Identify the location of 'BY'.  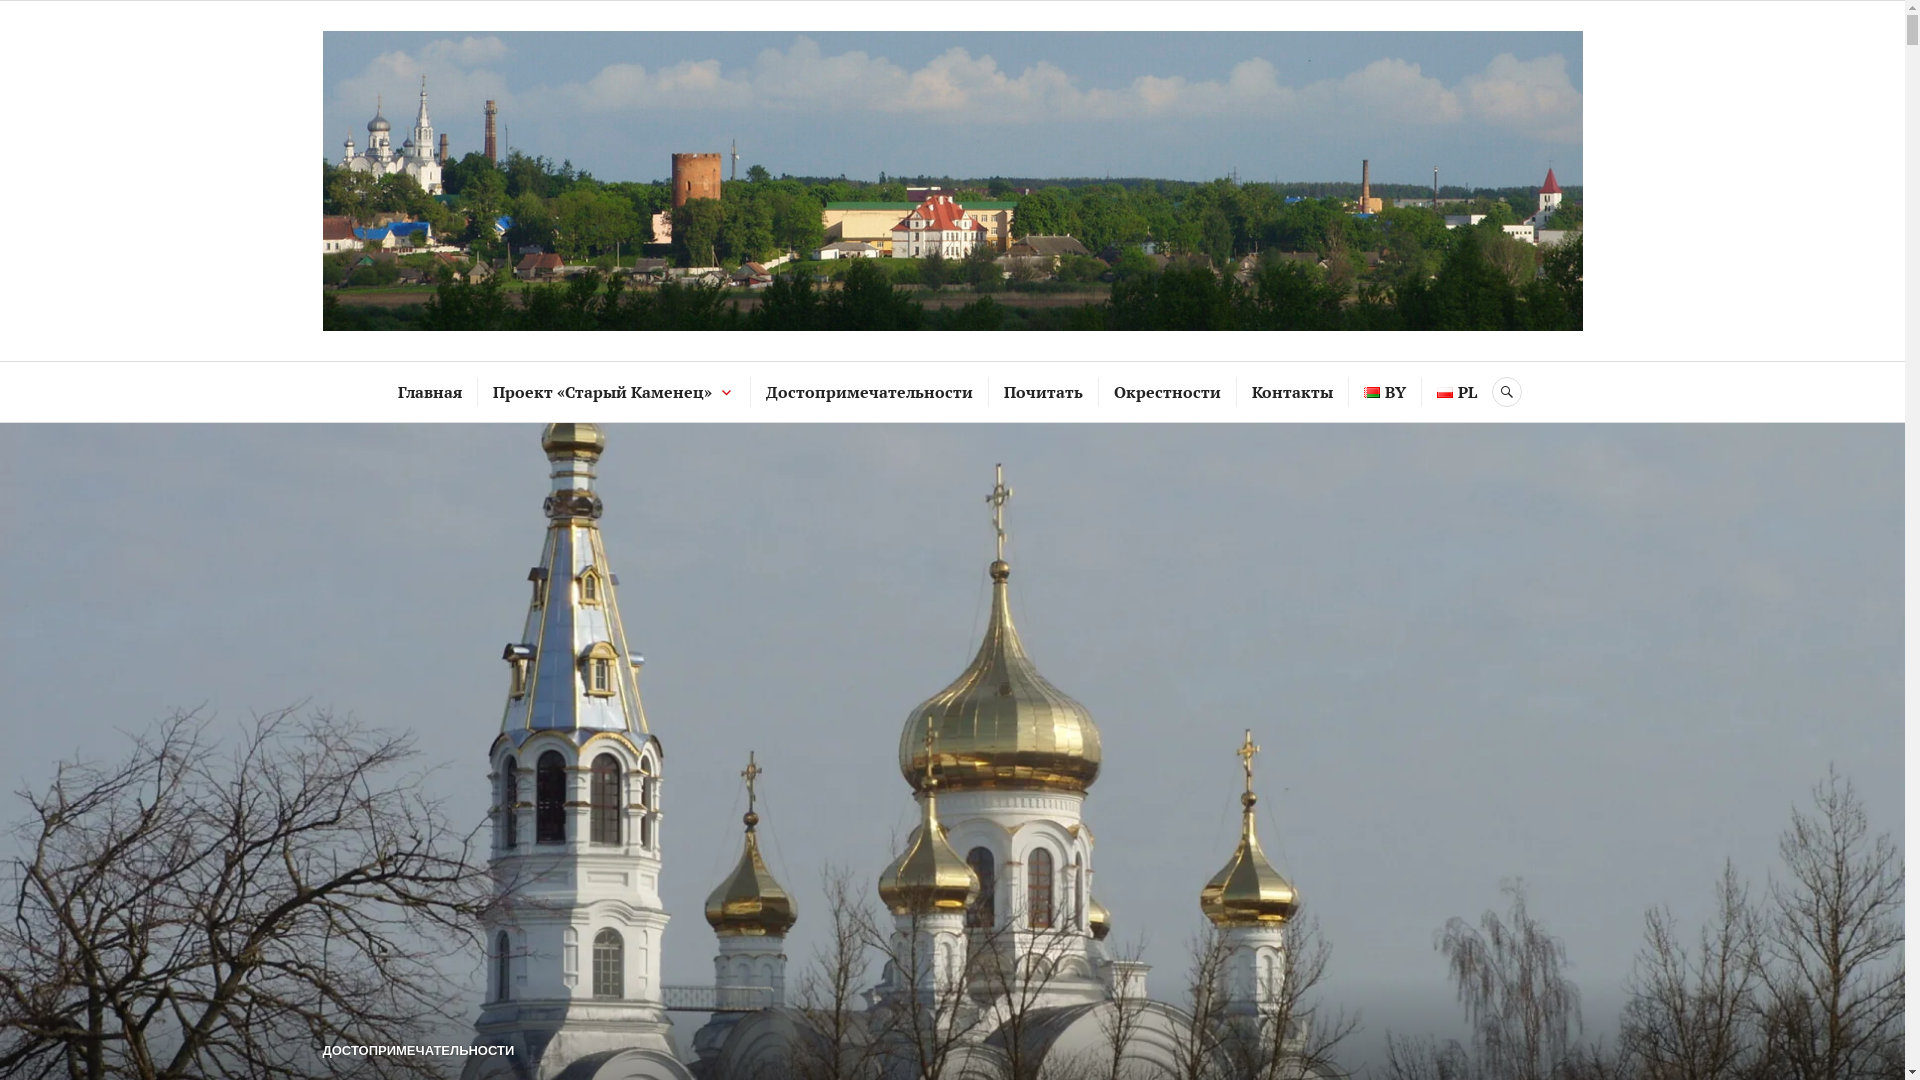
(1384, 392).